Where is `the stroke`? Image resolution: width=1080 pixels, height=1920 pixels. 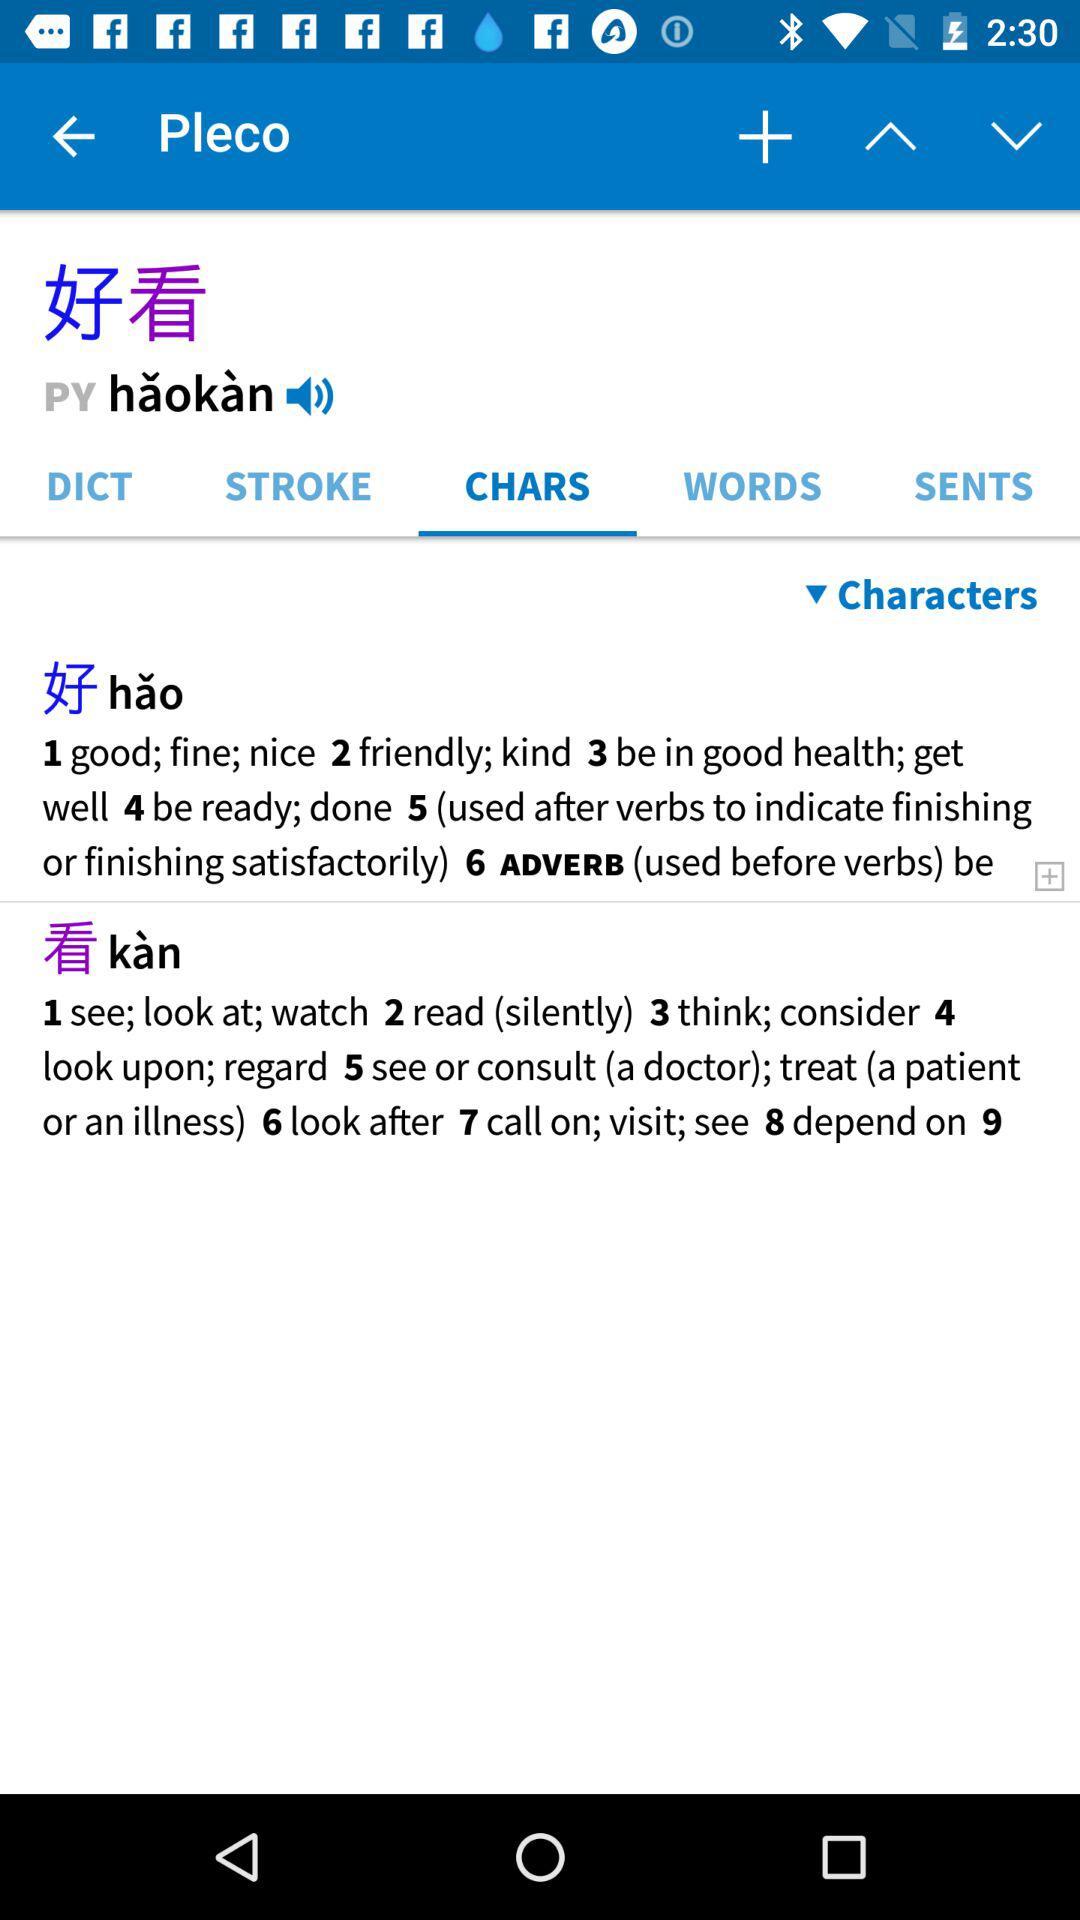 the stroke is located at coordinates (298, 483).